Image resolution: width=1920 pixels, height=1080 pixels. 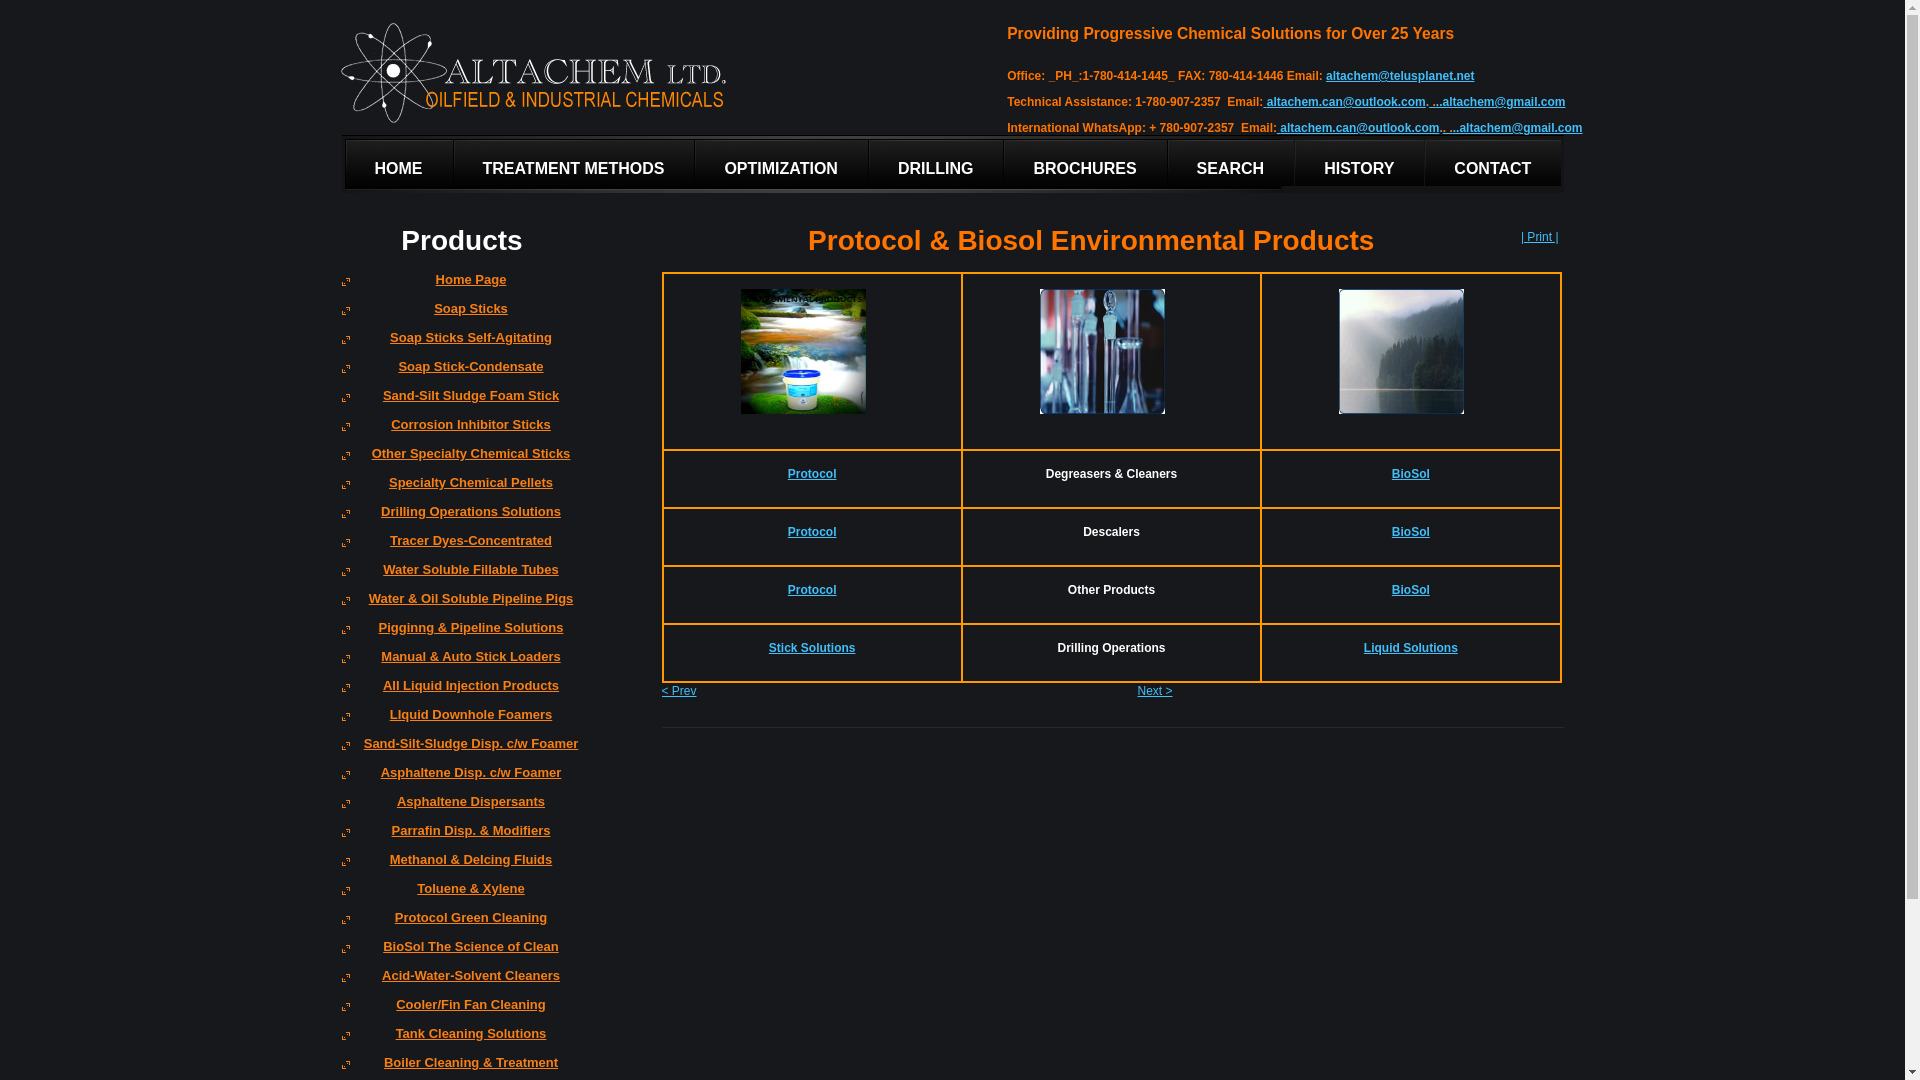 What do you see at coordinates (1346, 101) in the screenshot?
I see `'altachem.can@outlook.com'` at bounding box center [1346, 101].